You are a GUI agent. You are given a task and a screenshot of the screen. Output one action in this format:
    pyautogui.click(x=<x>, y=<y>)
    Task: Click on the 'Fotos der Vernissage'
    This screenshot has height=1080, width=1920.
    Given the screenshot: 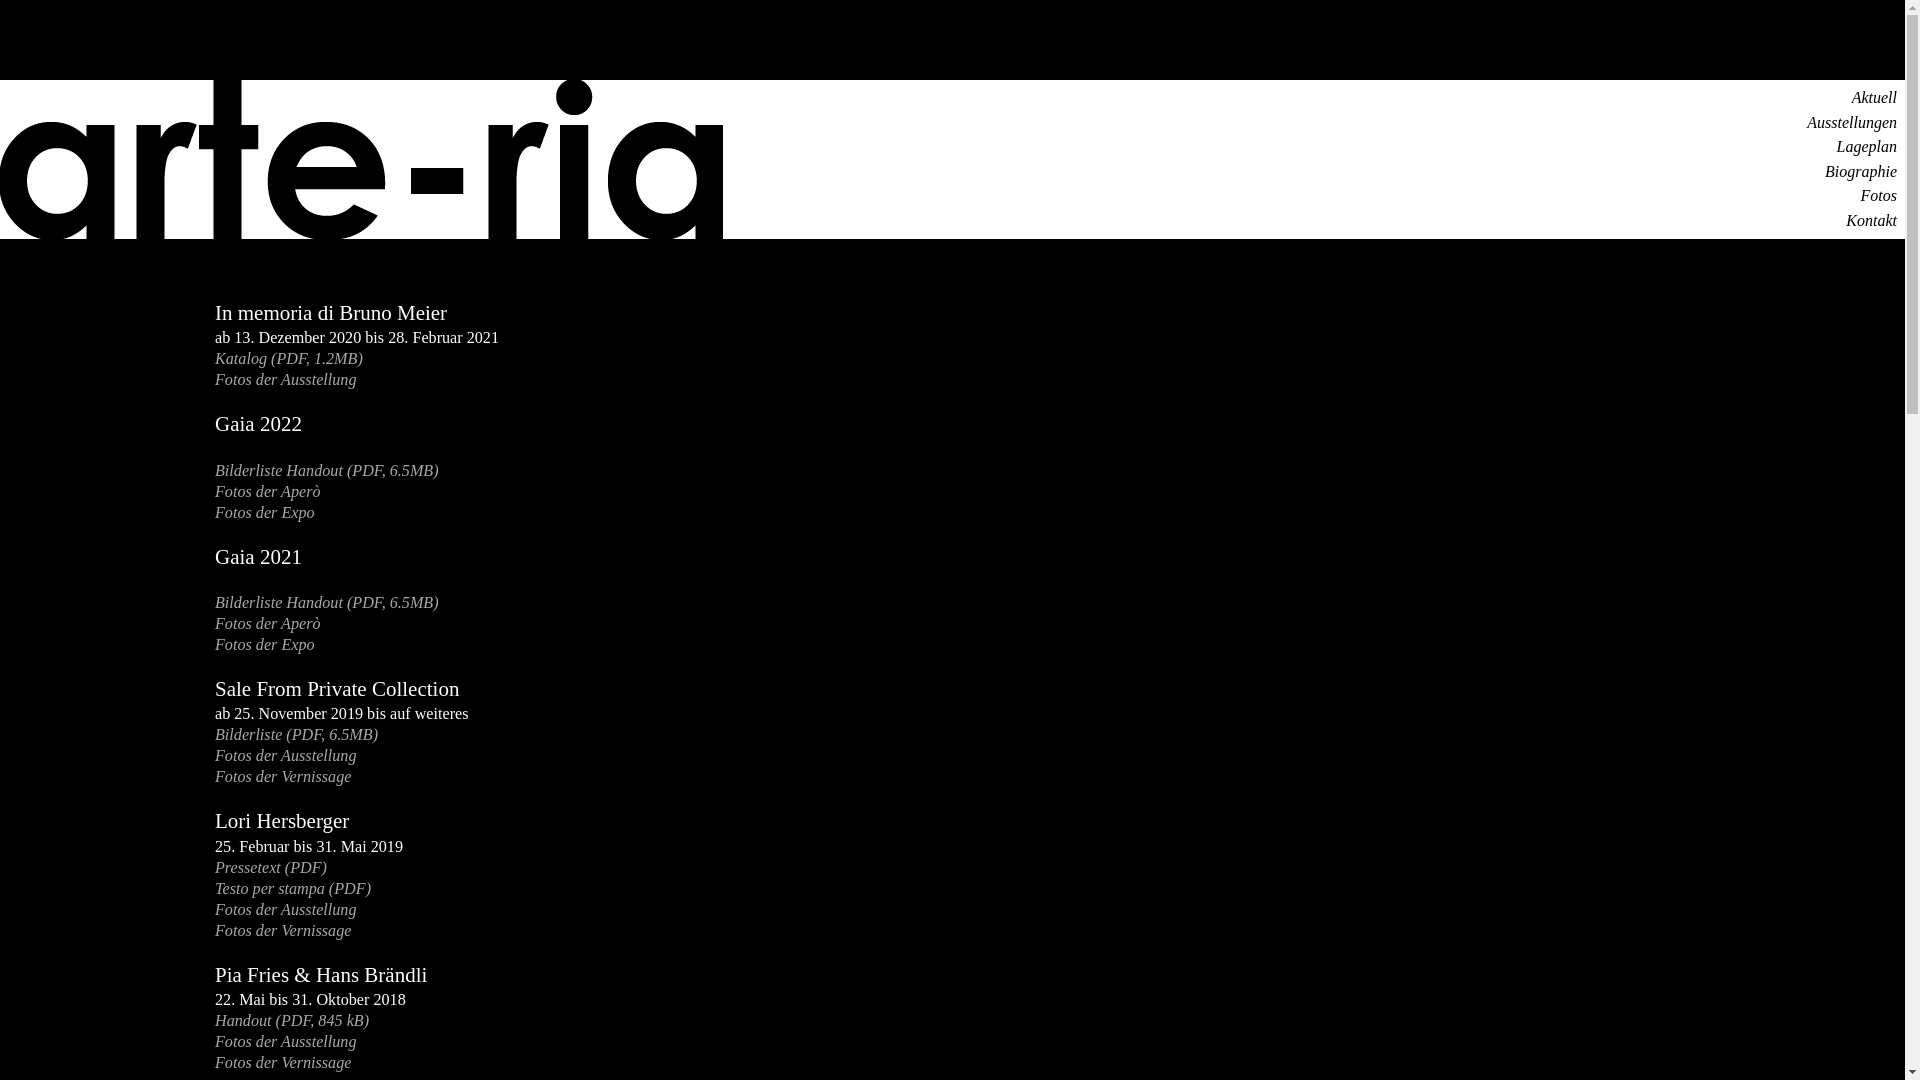 What is the action you would take?
    pyautogui.click(x=282, y=775)
    